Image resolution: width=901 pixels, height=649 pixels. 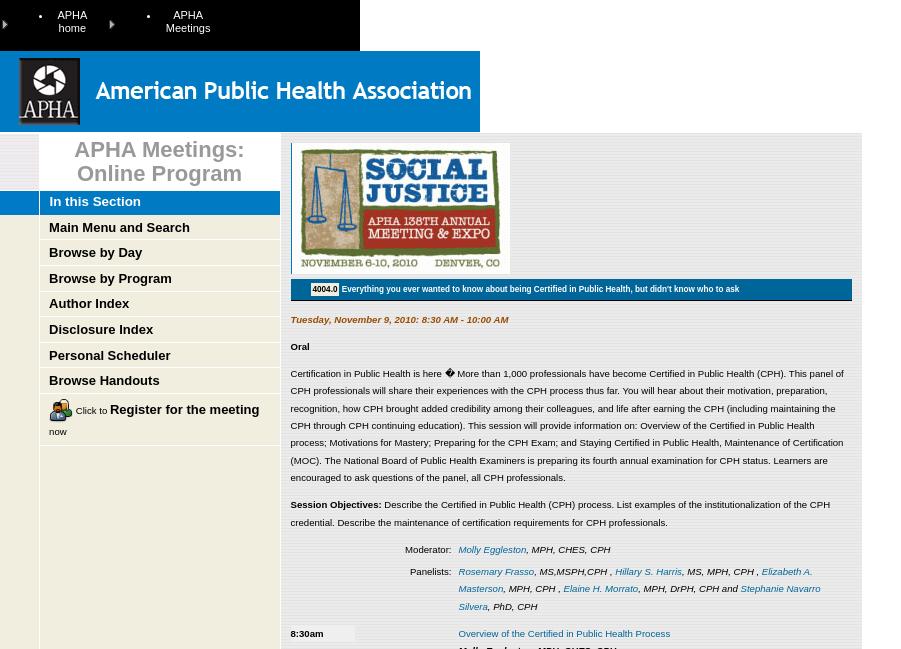 I want to click on '8:30am', so click(x=306, y=632).